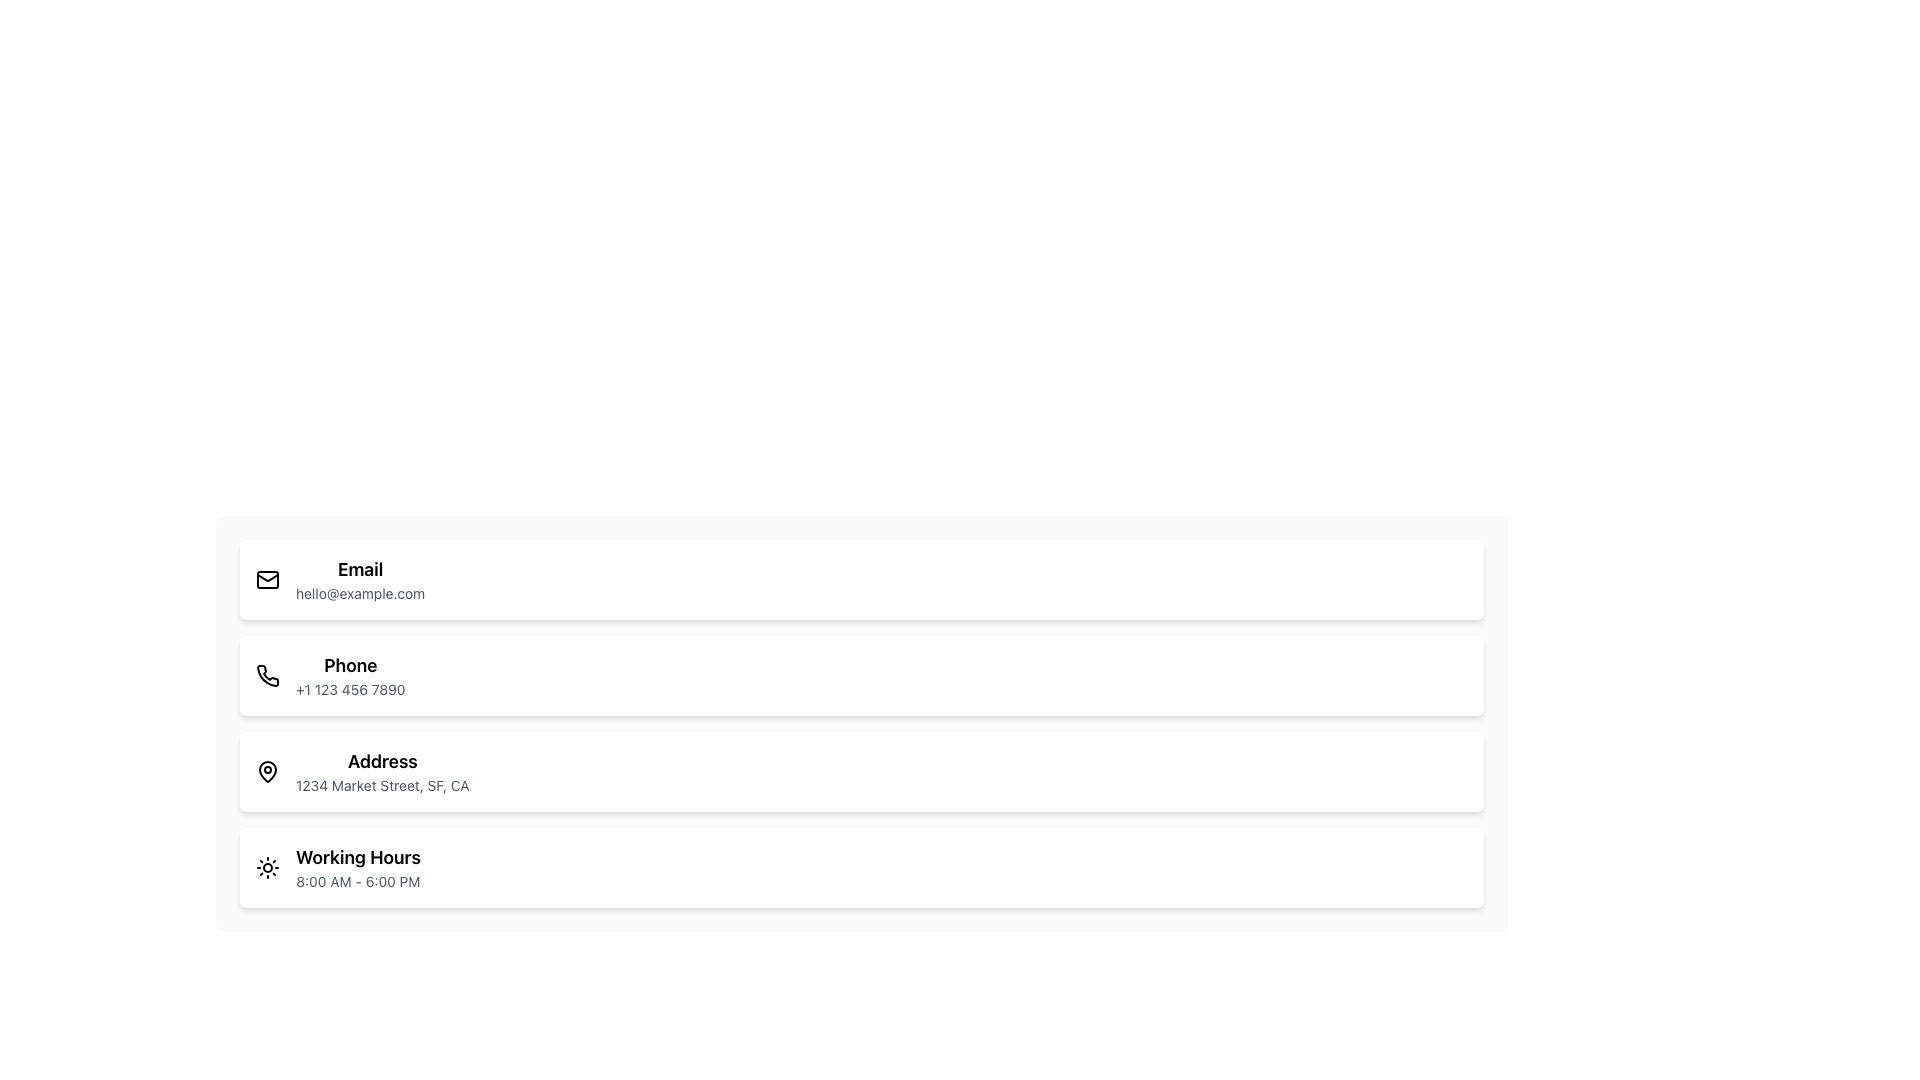 Image resolution: width=1920 pixels, height=1080 pixels. I want to click on the visual indicator icon representing the theme of the section about working hours, located to the left of the 'Working Hours' text label in the fourth card section, so click(267, 866).